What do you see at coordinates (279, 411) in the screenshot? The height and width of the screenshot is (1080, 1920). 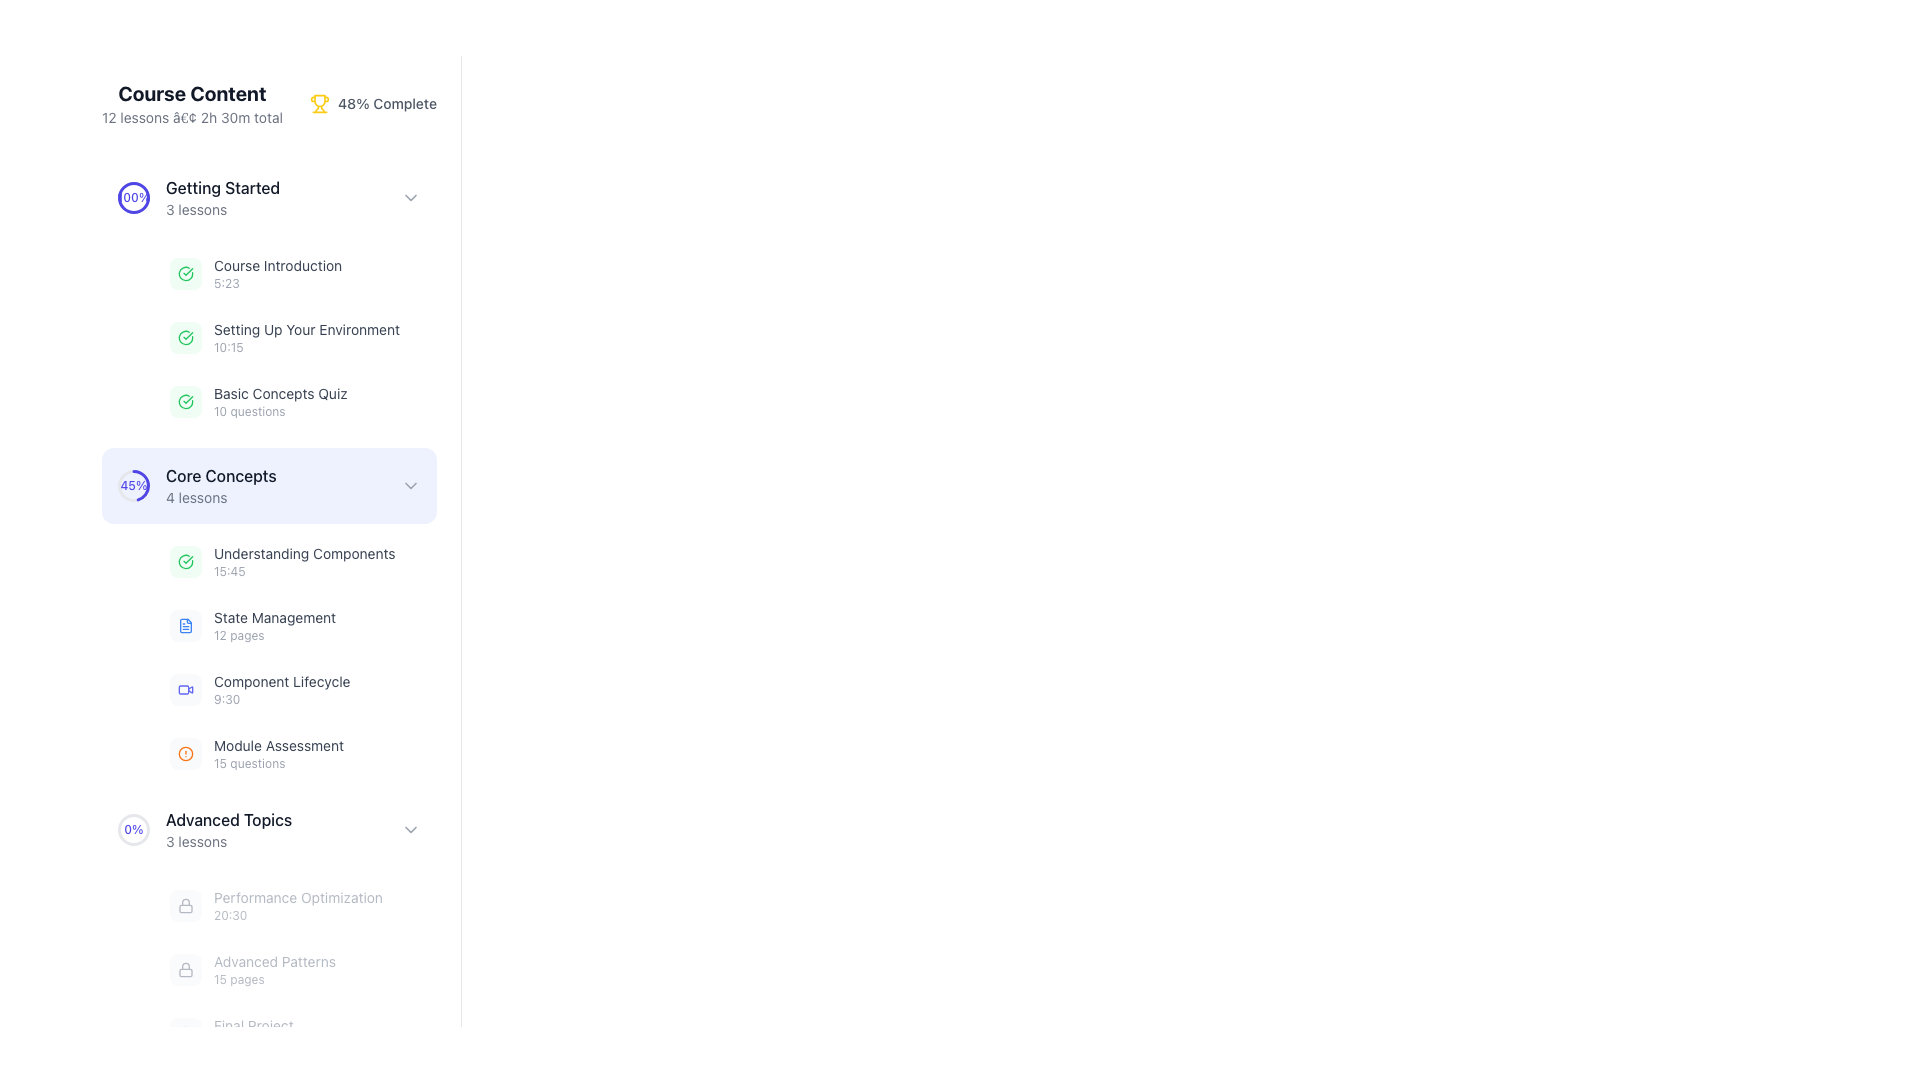 I see `text display showing '10 questions' which is located below the title 'Basic Concepts Quiz' in the course content list under 'Getting Started'` at bounding box center [279, 411].